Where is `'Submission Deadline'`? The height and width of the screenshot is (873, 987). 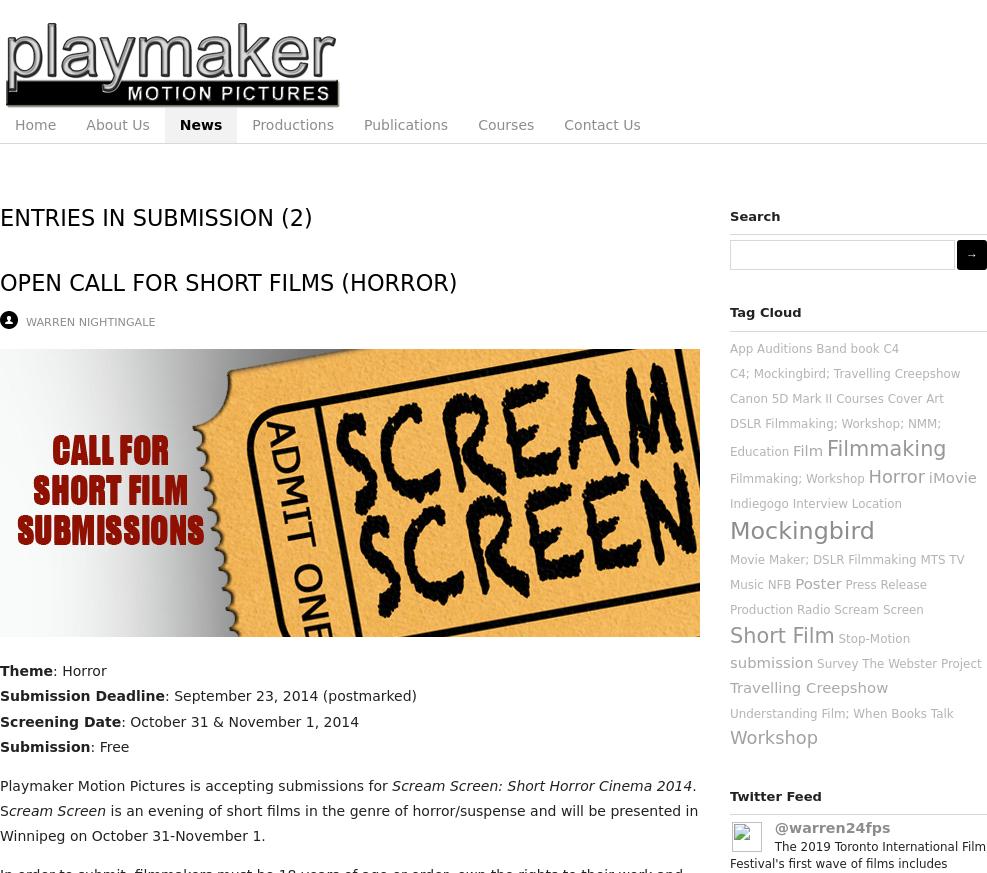 'Submission Deadline' is located at coordinates (82, 696).